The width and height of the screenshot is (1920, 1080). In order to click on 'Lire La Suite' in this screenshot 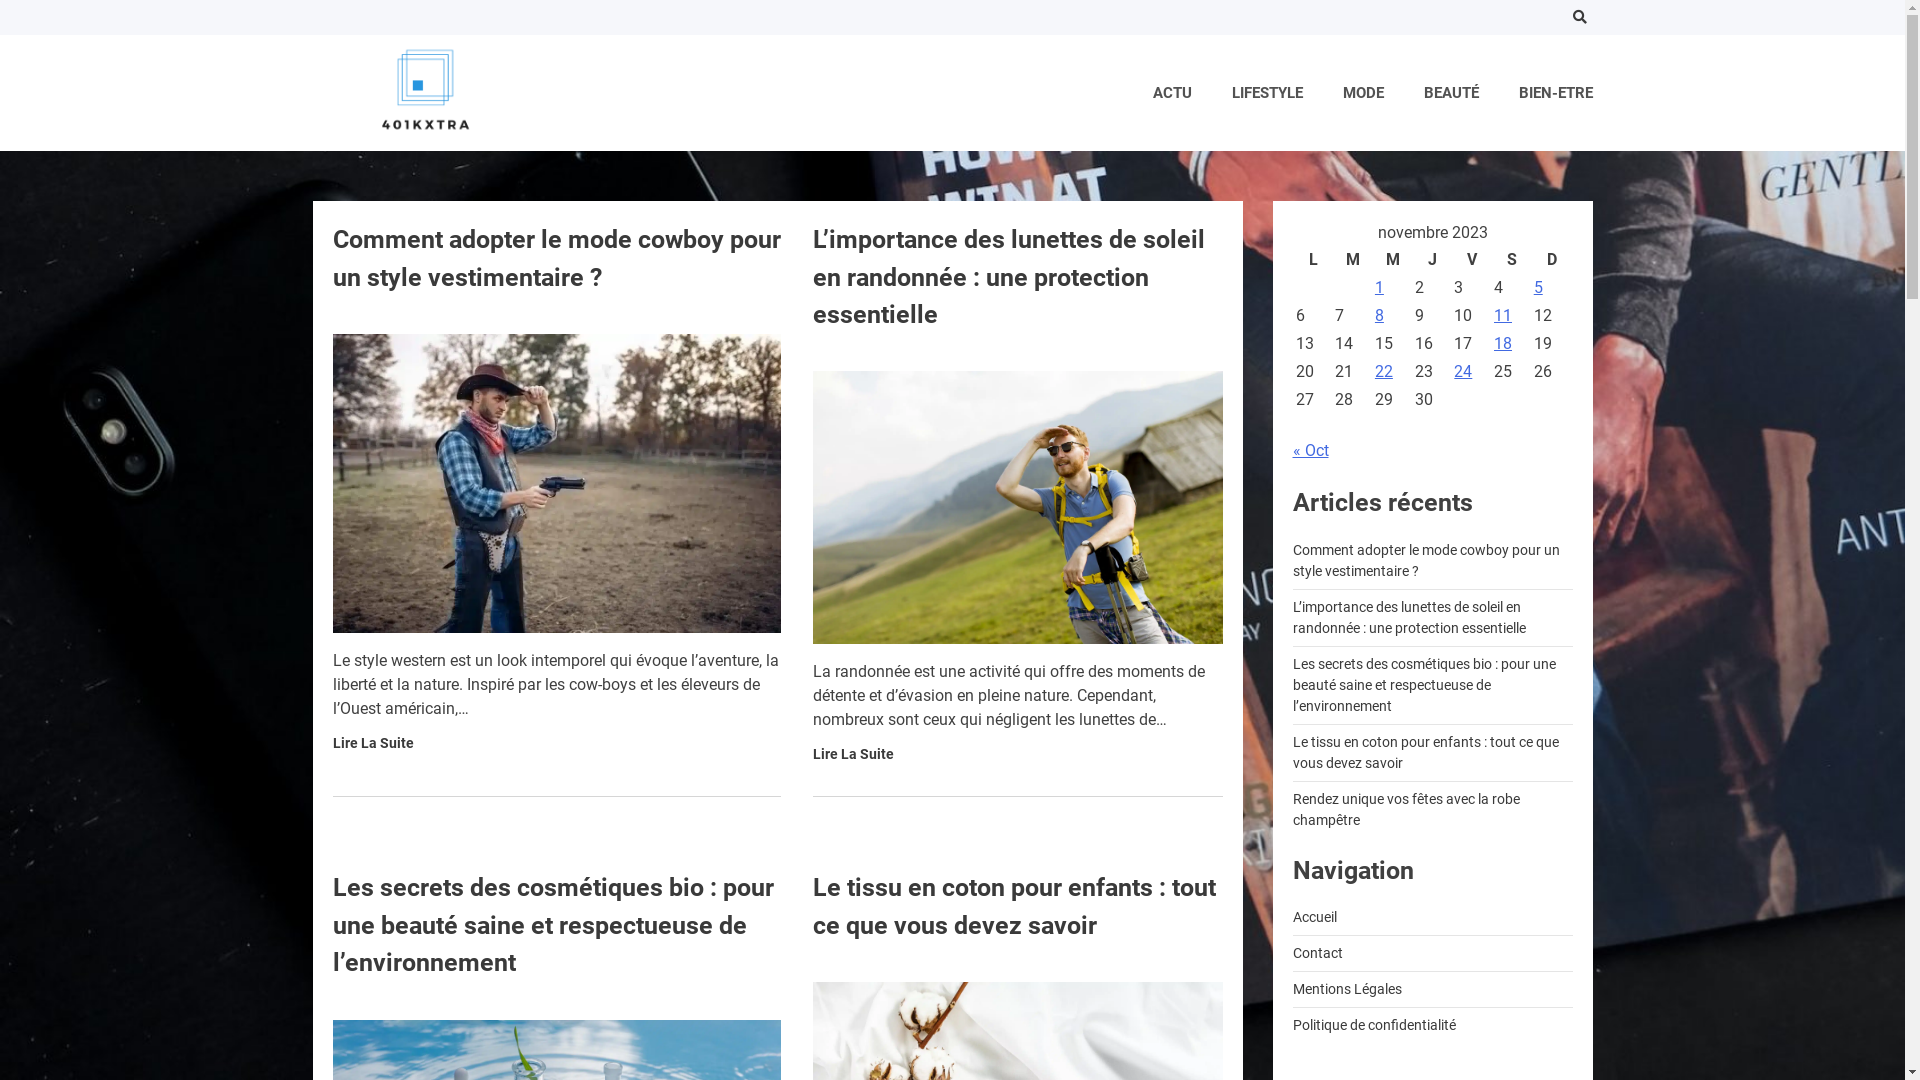, I will do `click(811, 754)`.